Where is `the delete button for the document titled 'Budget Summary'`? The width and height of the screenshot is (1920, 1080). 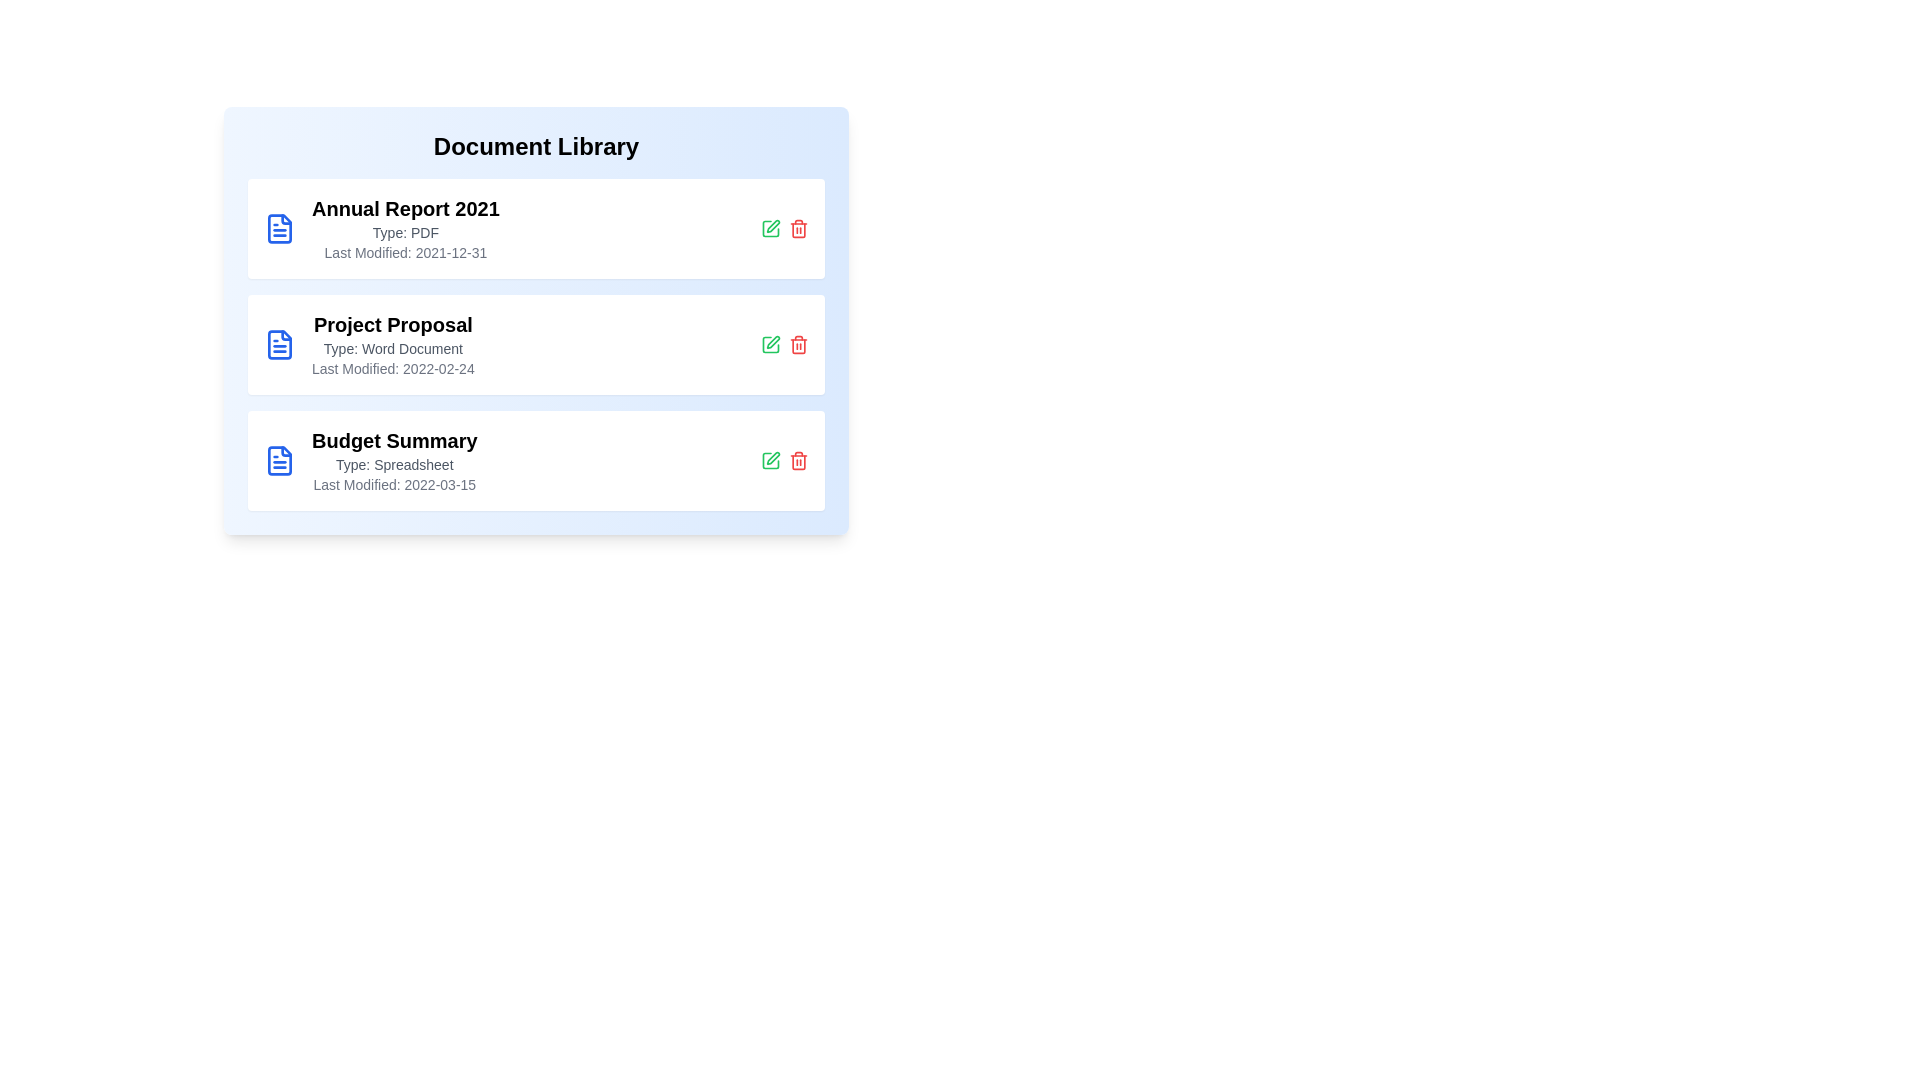
the delete button for the document titled 'Budget Summary' is located at coordinates (797, 461).